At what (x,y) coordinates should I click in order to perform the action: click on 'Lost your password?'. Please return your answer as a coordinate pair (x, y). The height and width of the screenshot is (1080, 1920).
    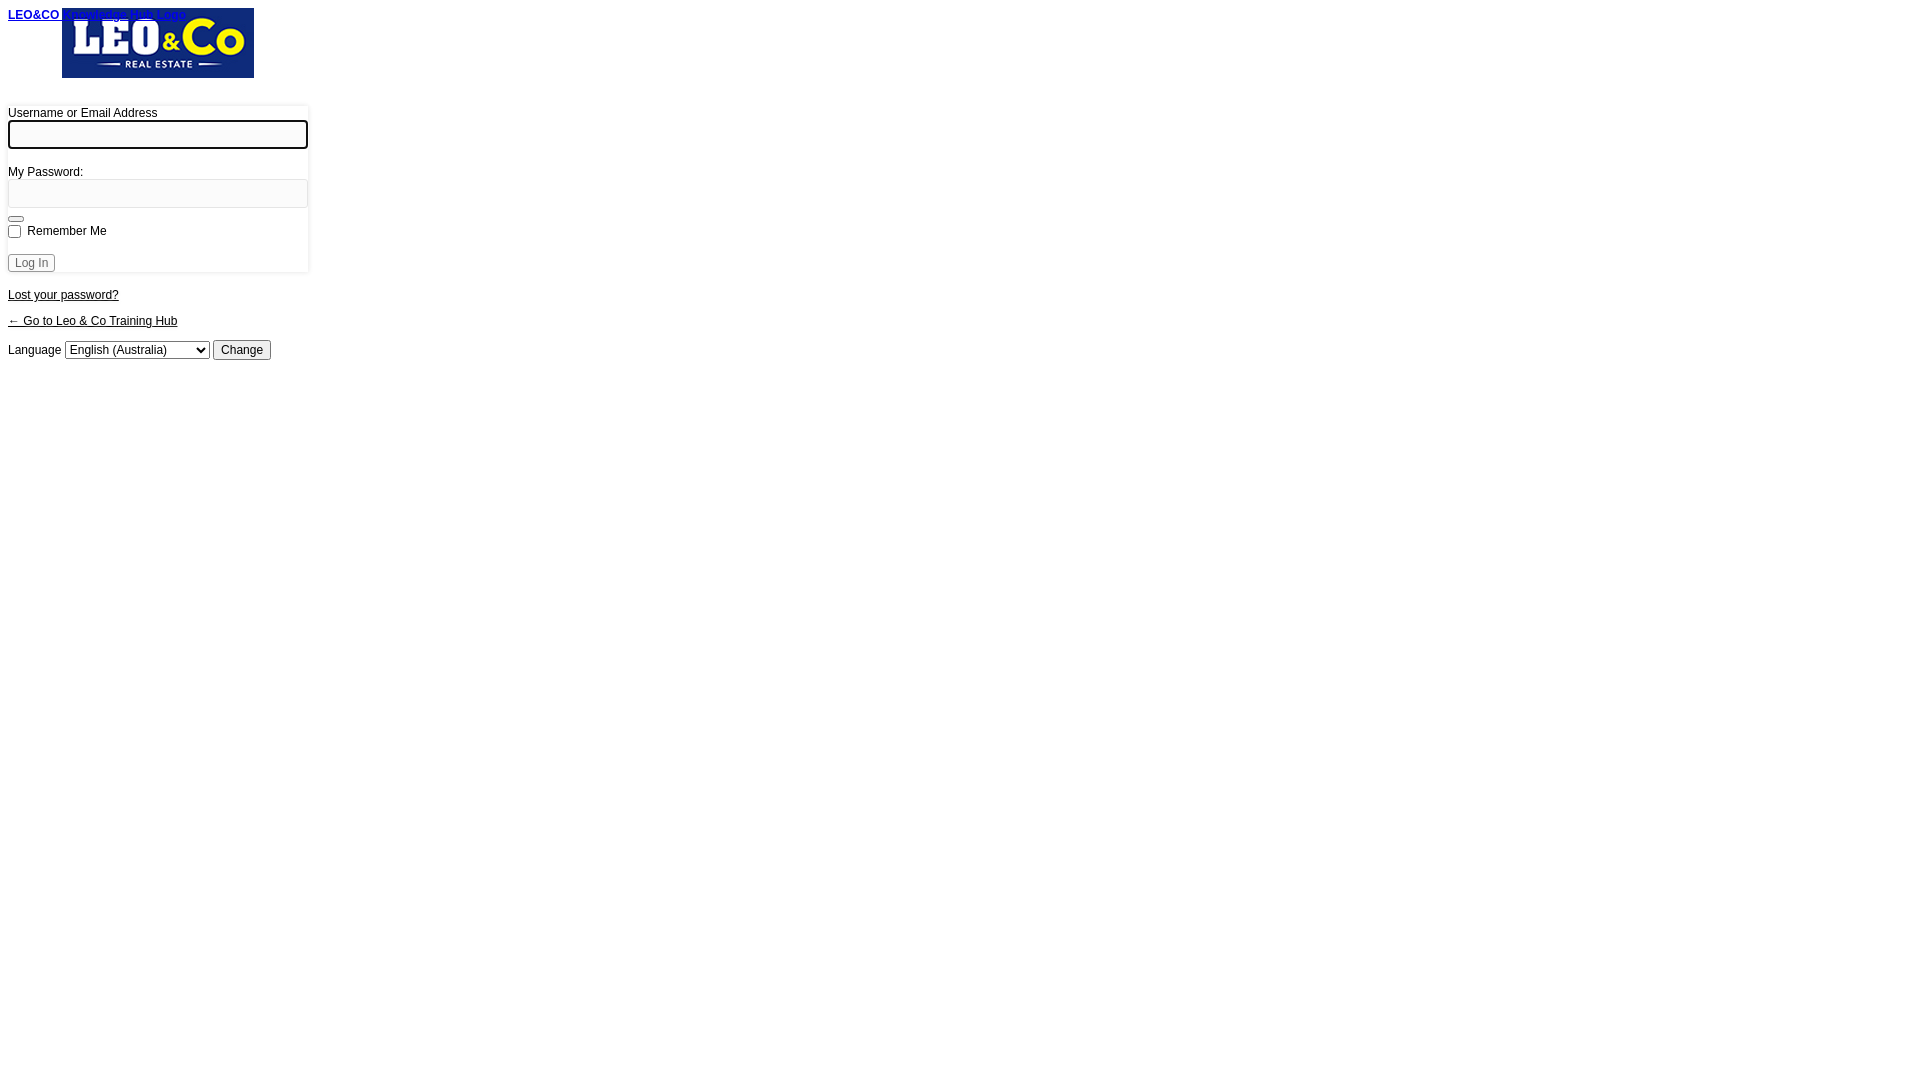
    Looking at the image, I should click on (63, 294).